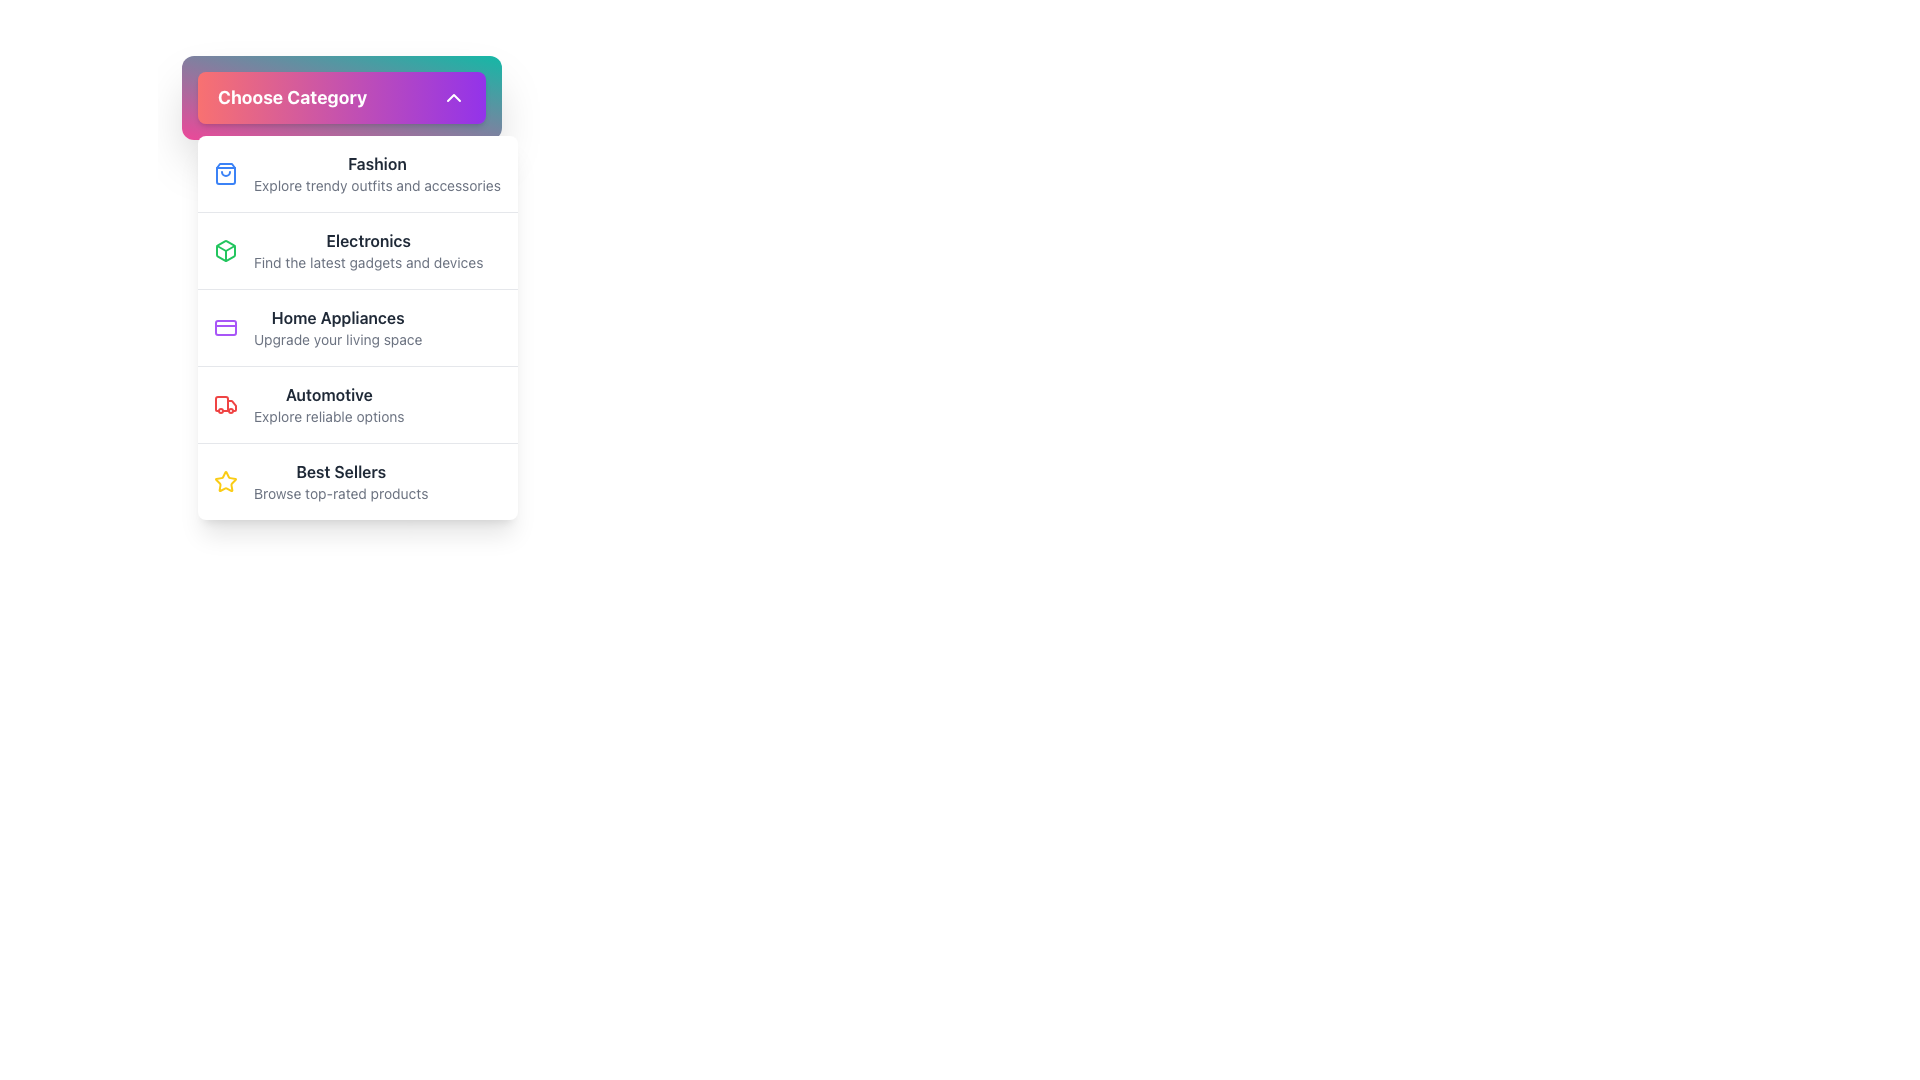 The image size is (1920, 1080). I want to click on the yellow star icon located in the drop-down menu under the 'Best Sellers' category to interact with the category, so click(225, 482).